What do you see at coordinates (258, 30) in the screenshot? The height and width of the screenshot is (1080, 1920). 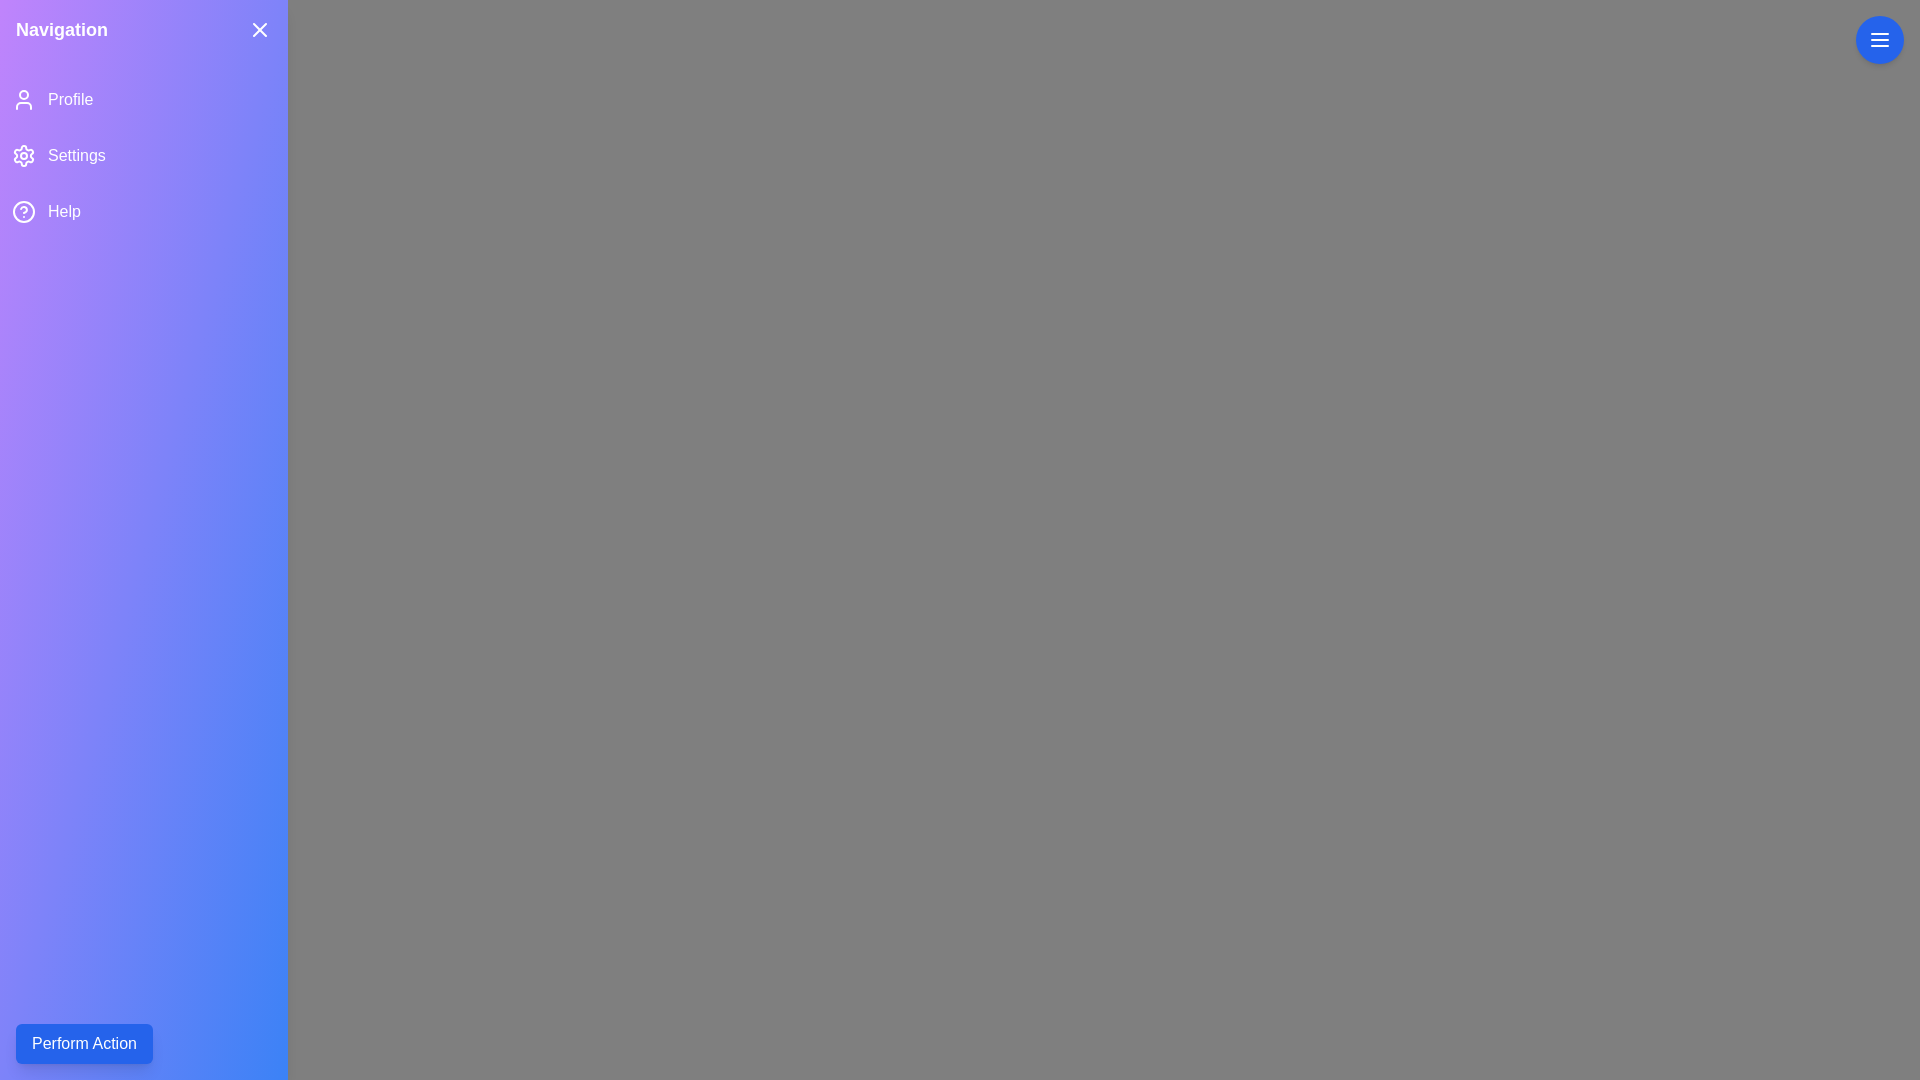 I see `the close icon resembling a cross ('X') located at the top-right corner of the sidebar panel adjacent to the 'Navigation' title` at bounding box center [258, 30].